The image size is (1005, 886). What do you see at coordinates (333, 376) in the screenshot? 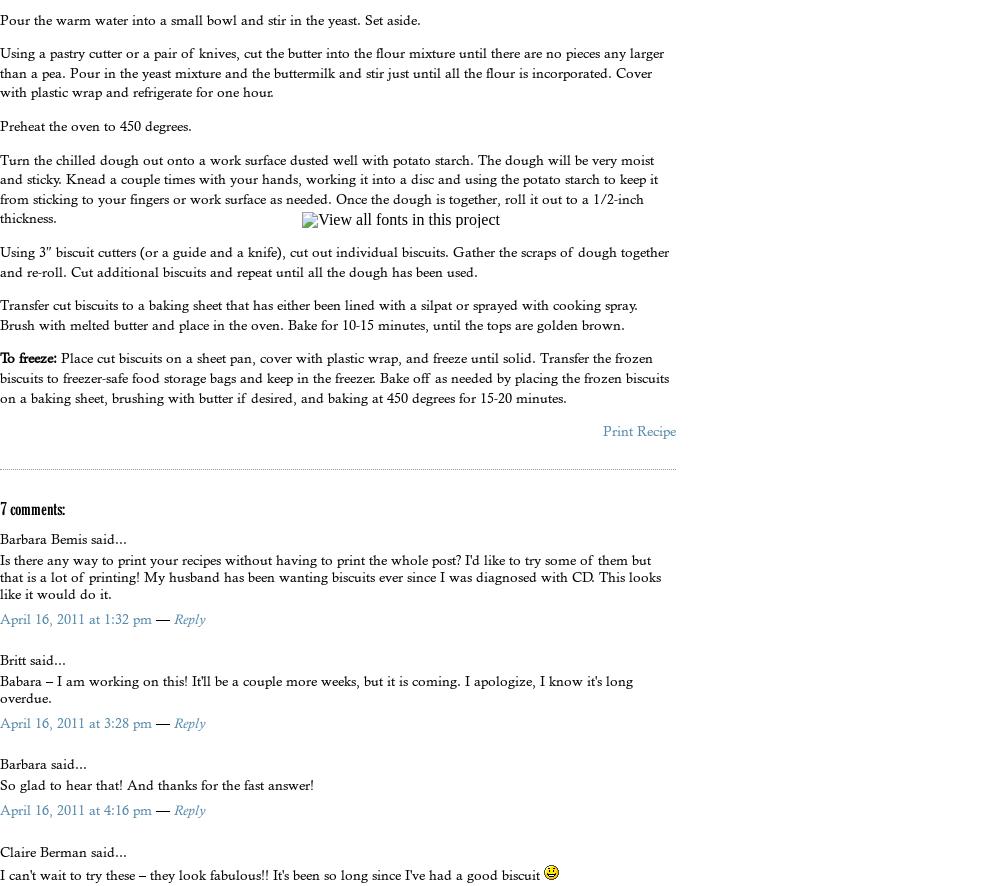
I see `'Place cut biscuits on a sheet pan, cover with plastic wrap, and freeze until solid.  Transfer the frozen biscuits to freezer-safe food storage bags and keep in the freezer.  Bake off as needed by placing the frozen biscuits on a baking sheet, brushing with butter if desired, and baking at 450 degrees for 15-20 minutes.'` at bounding box center [333, 376].